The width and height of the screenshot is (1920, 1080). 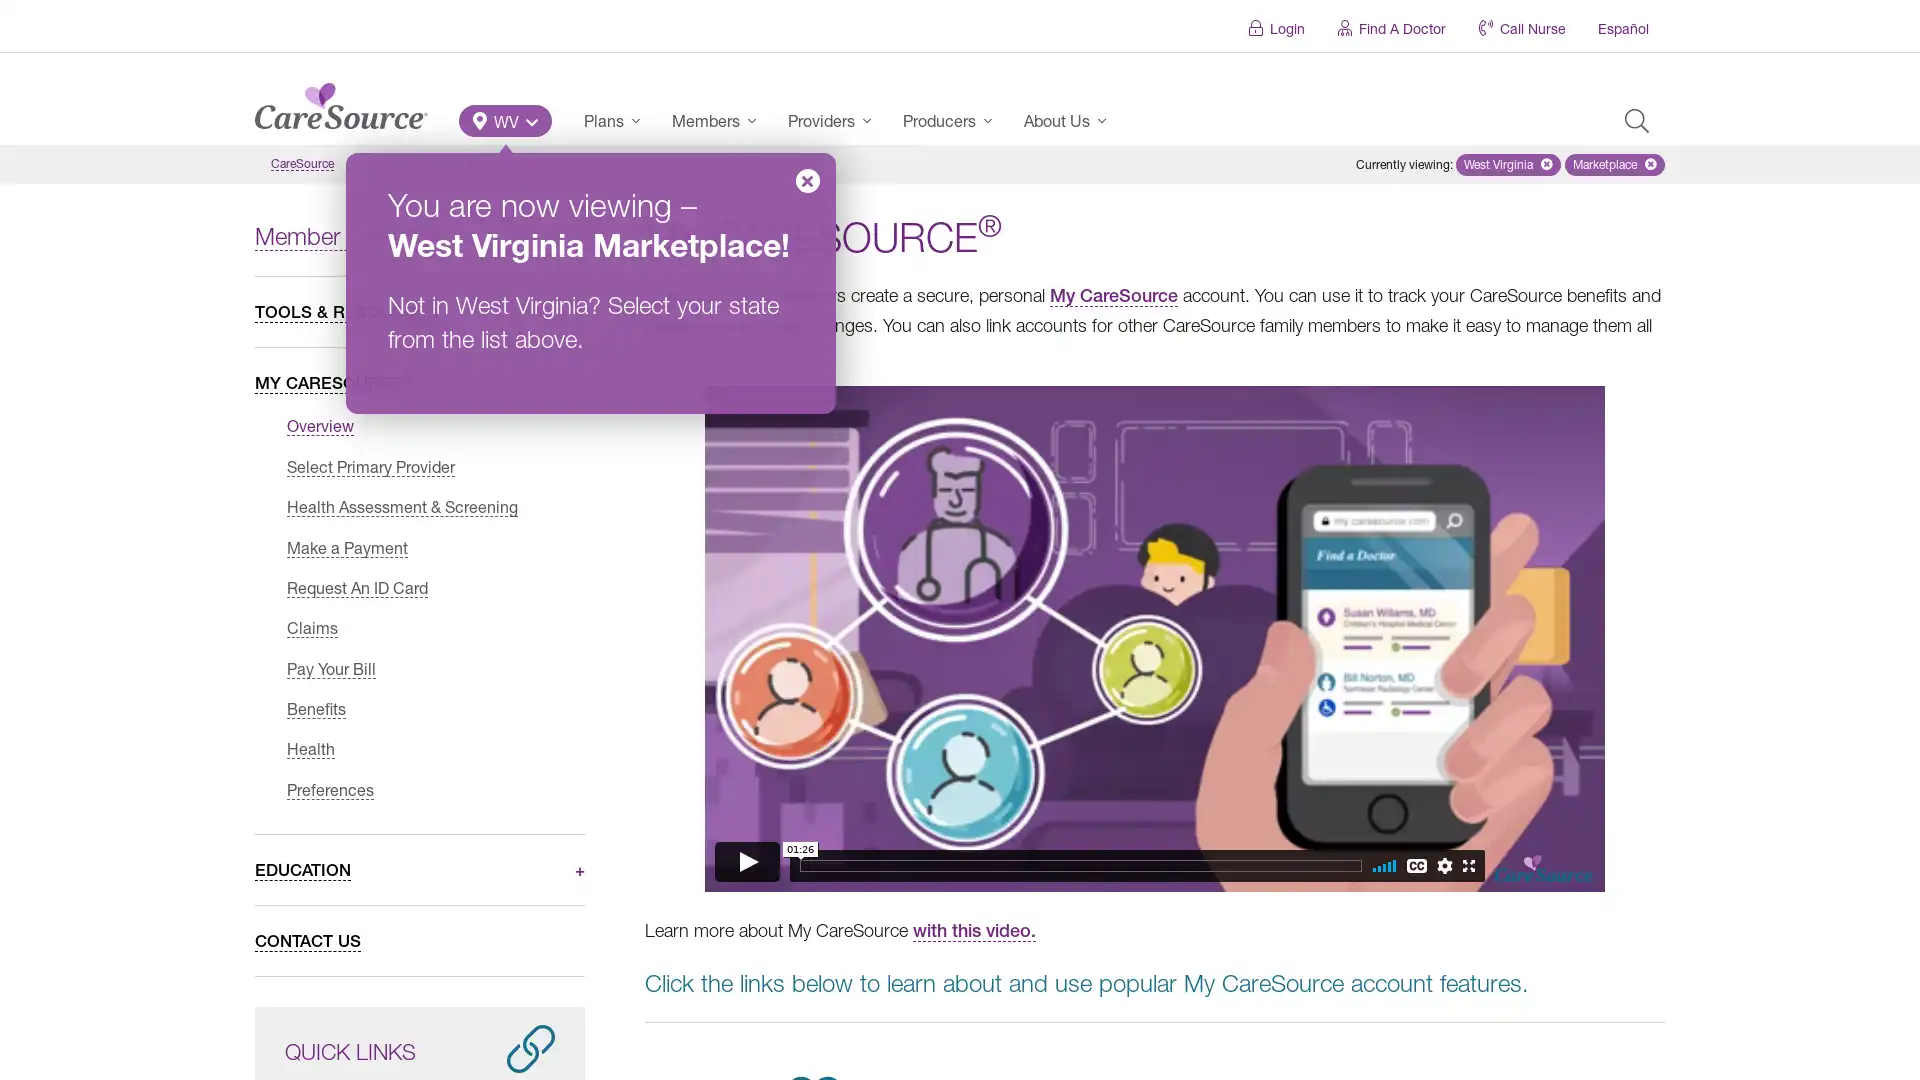 I want to click on Remove selected plan 'Marketplace', so click(x=1614, y=164).